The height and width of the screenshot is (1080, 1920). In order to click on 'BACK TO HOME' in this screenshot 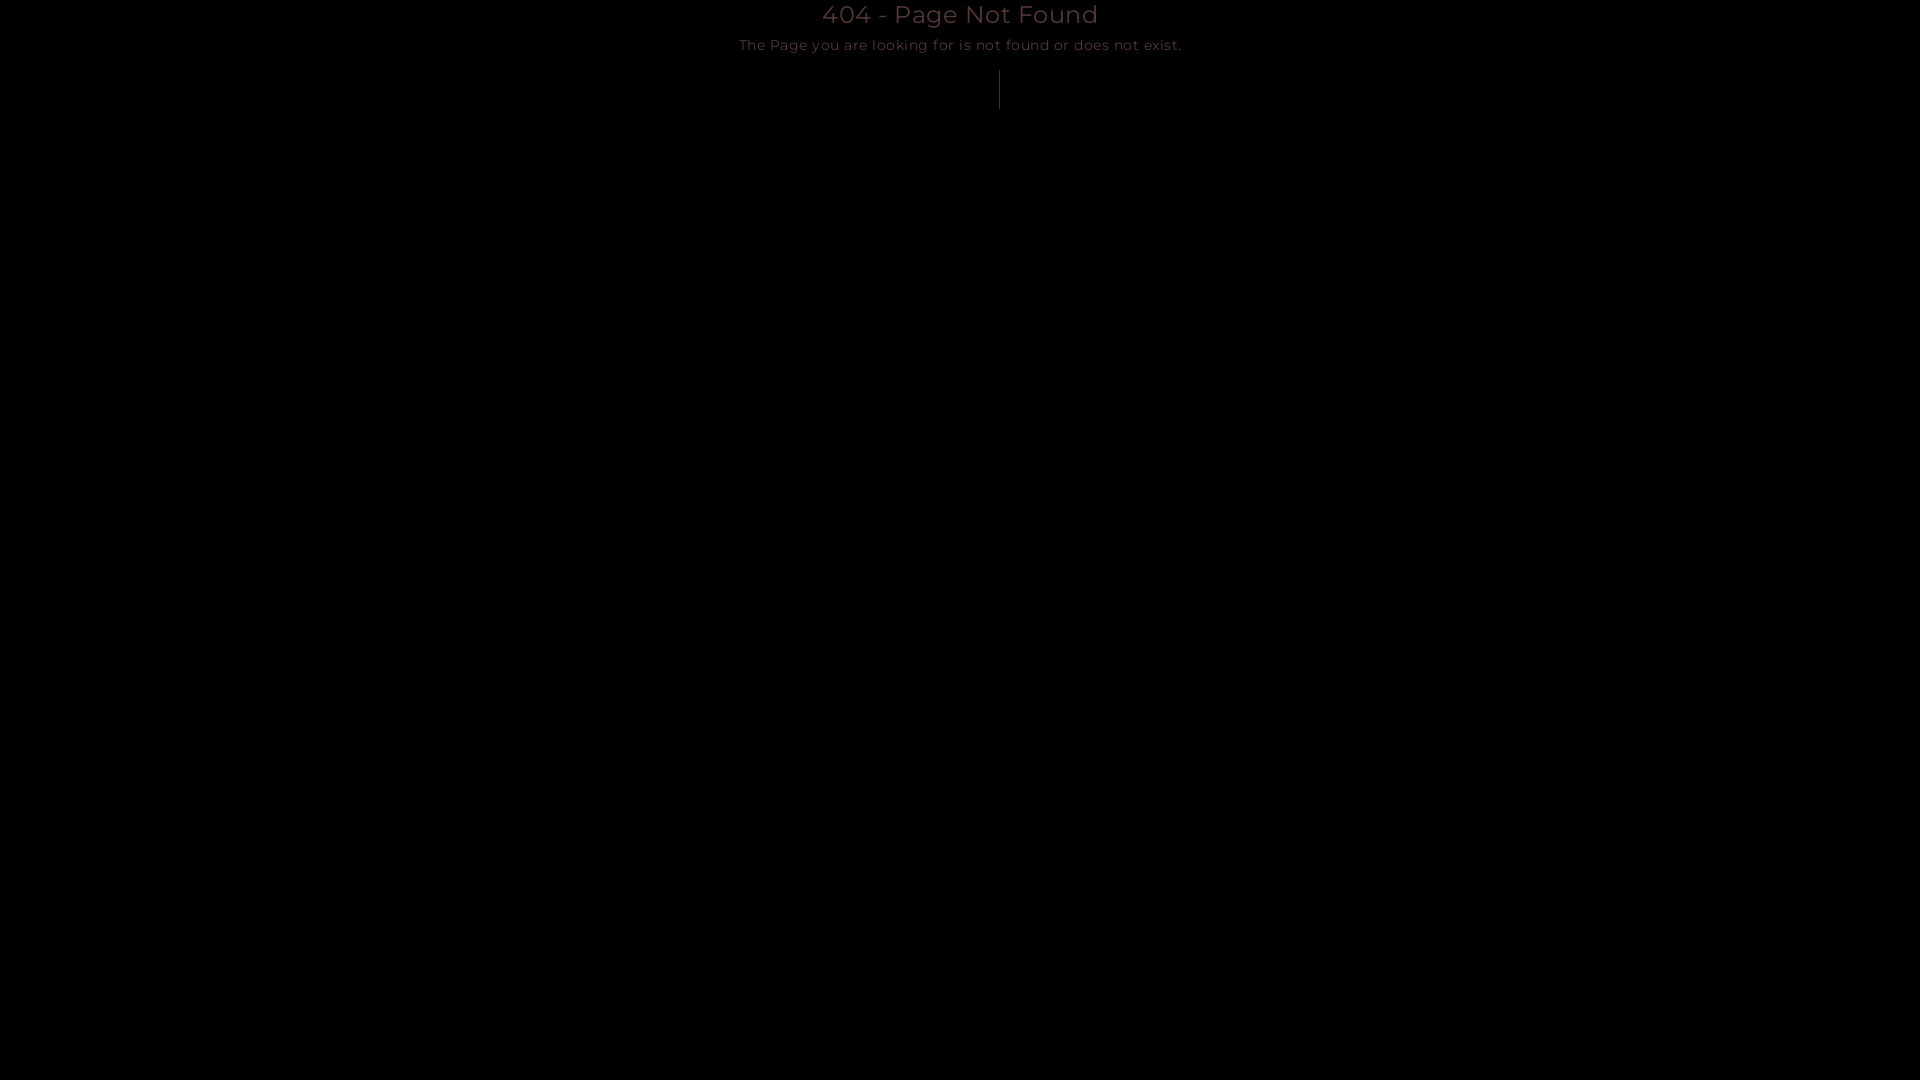, I will do `click(960, 88)`.